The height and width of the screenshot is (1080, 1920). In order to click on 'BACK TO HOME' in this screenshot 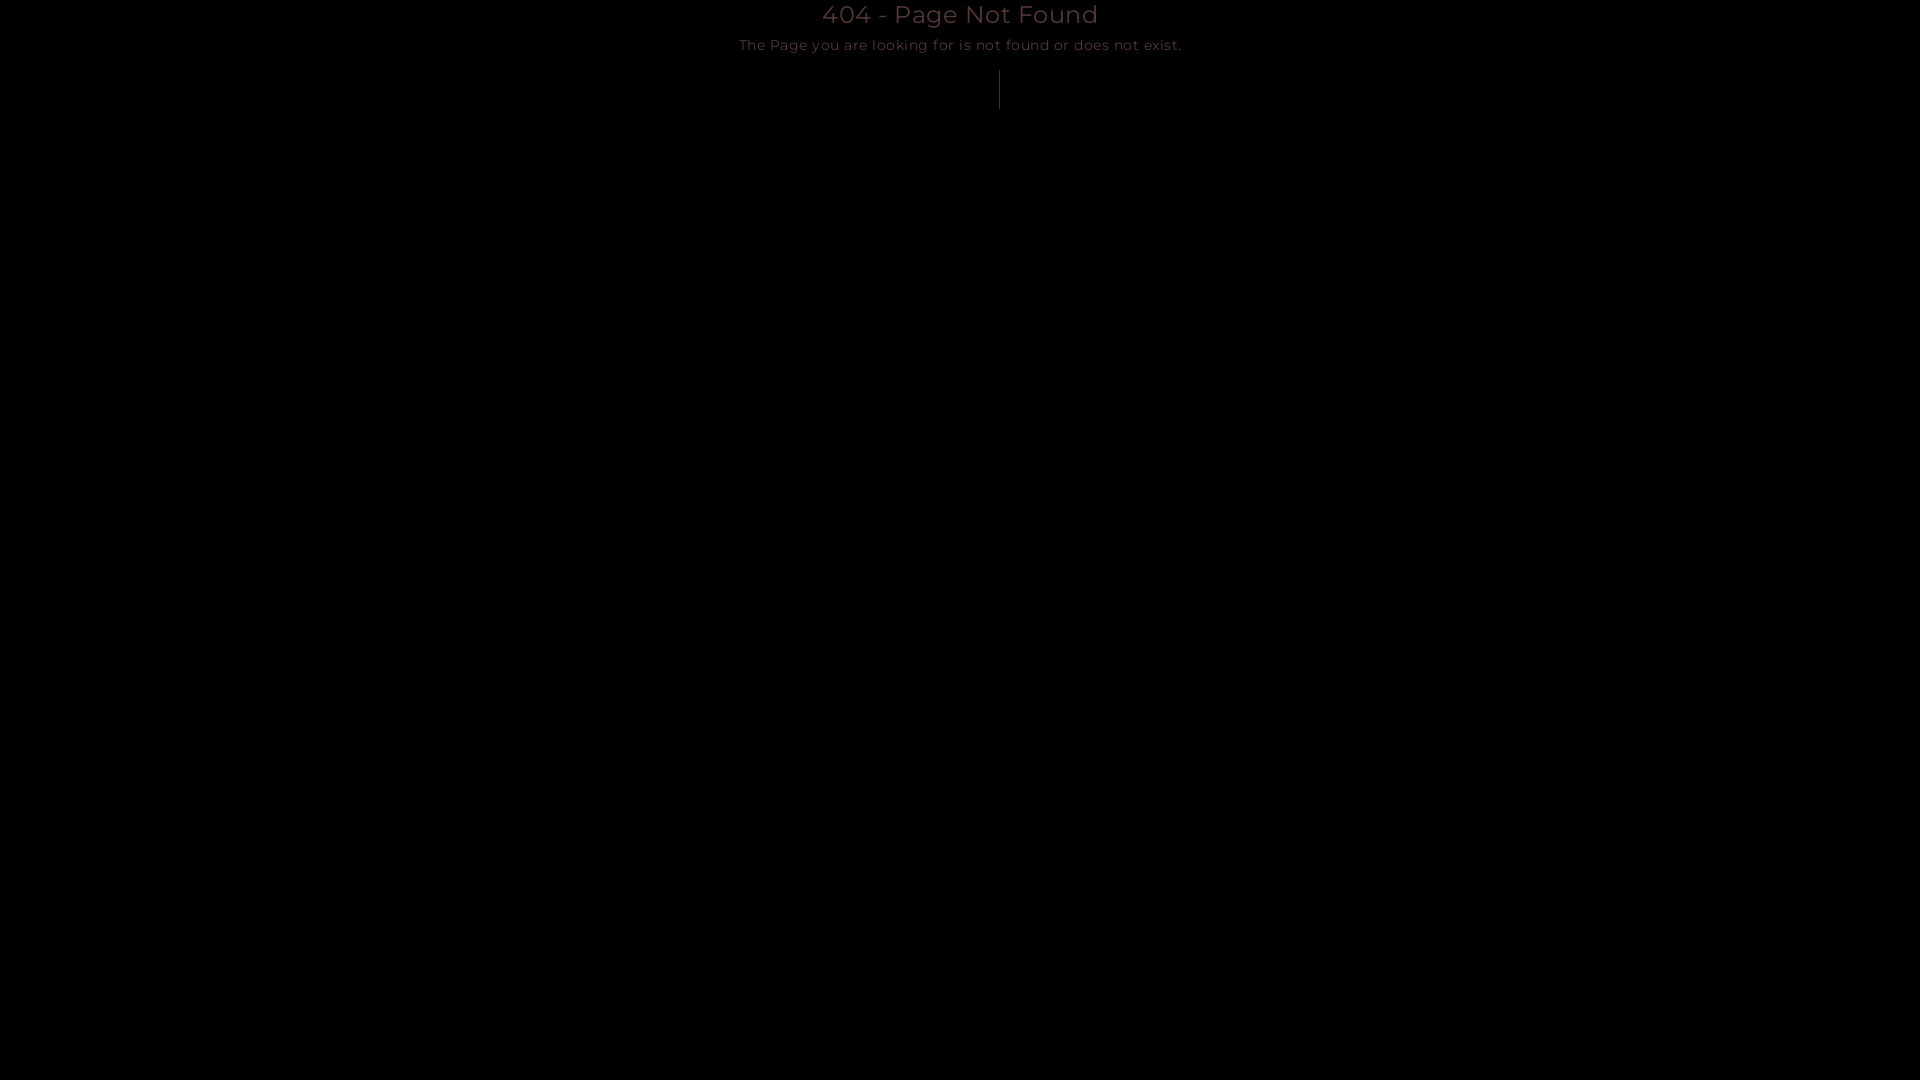, I will do `click(960, 88)`.